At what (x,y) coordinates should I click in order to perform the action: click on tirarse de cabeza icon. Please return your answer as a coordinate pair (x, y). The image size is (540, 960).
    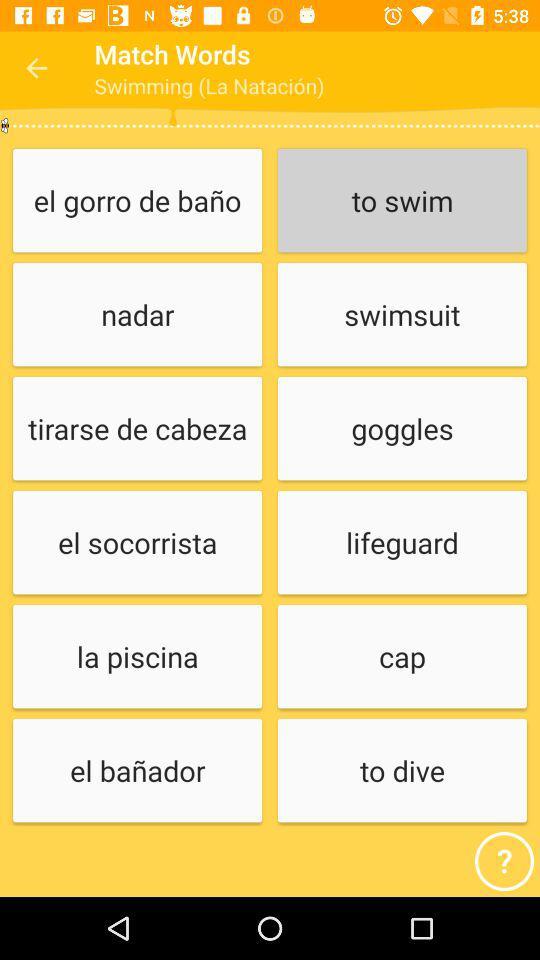
    Looking at the image, I should click on (136, 429).